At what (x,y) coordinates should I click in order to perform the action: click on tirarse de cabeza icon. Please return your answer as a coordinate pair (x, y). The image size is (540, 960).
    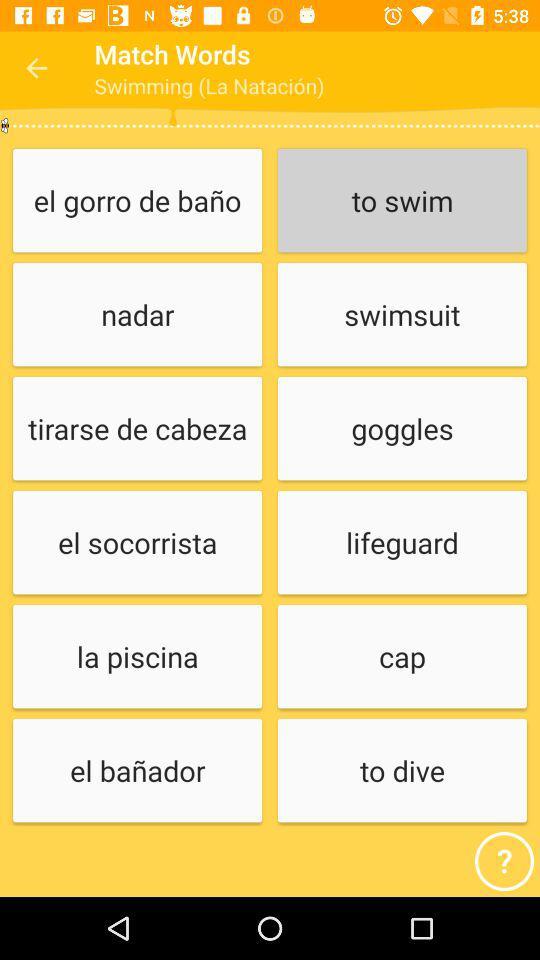
    Looking at the image, I should click on (136, 429).